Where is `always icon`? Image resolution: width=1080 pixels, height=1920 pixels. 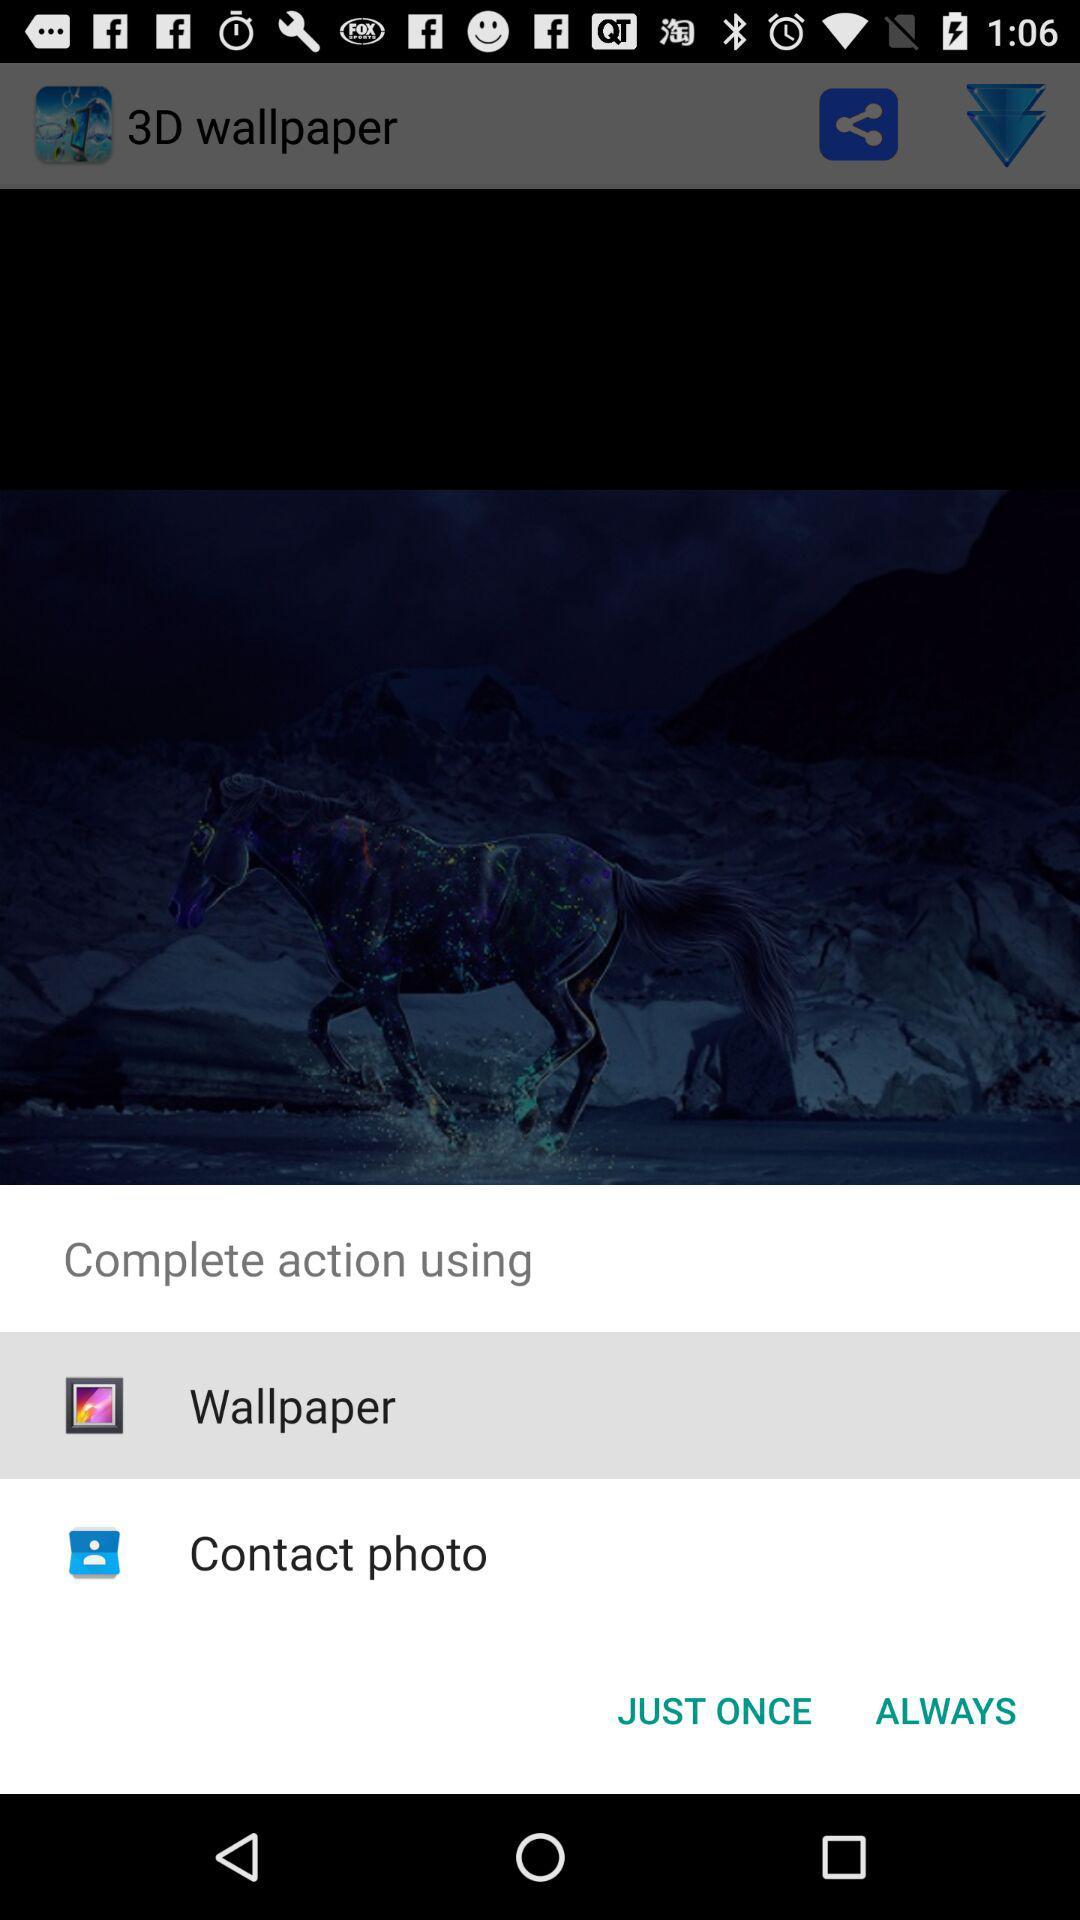 always icon is located at coordinates (945, 1708).